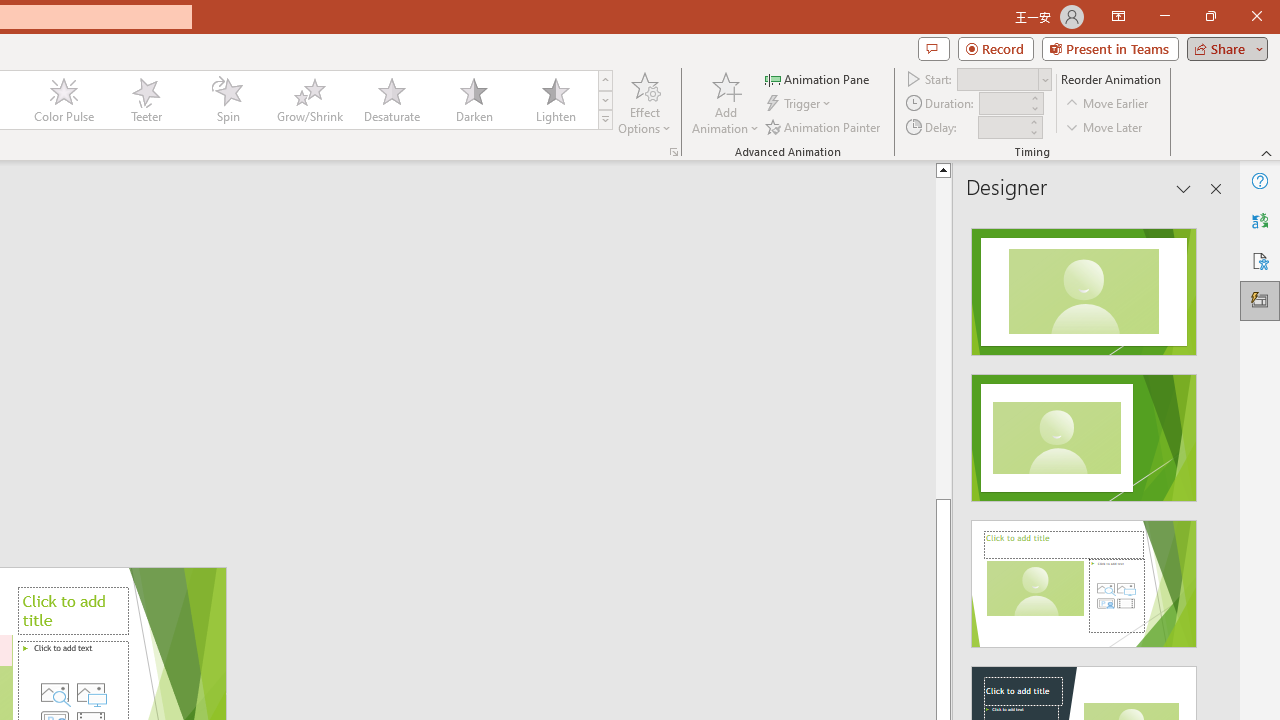  What do you see at coordinates (1106, 103) in the screenshot?
I see `'Move Earlier'` at bounding box center [1106, 103].